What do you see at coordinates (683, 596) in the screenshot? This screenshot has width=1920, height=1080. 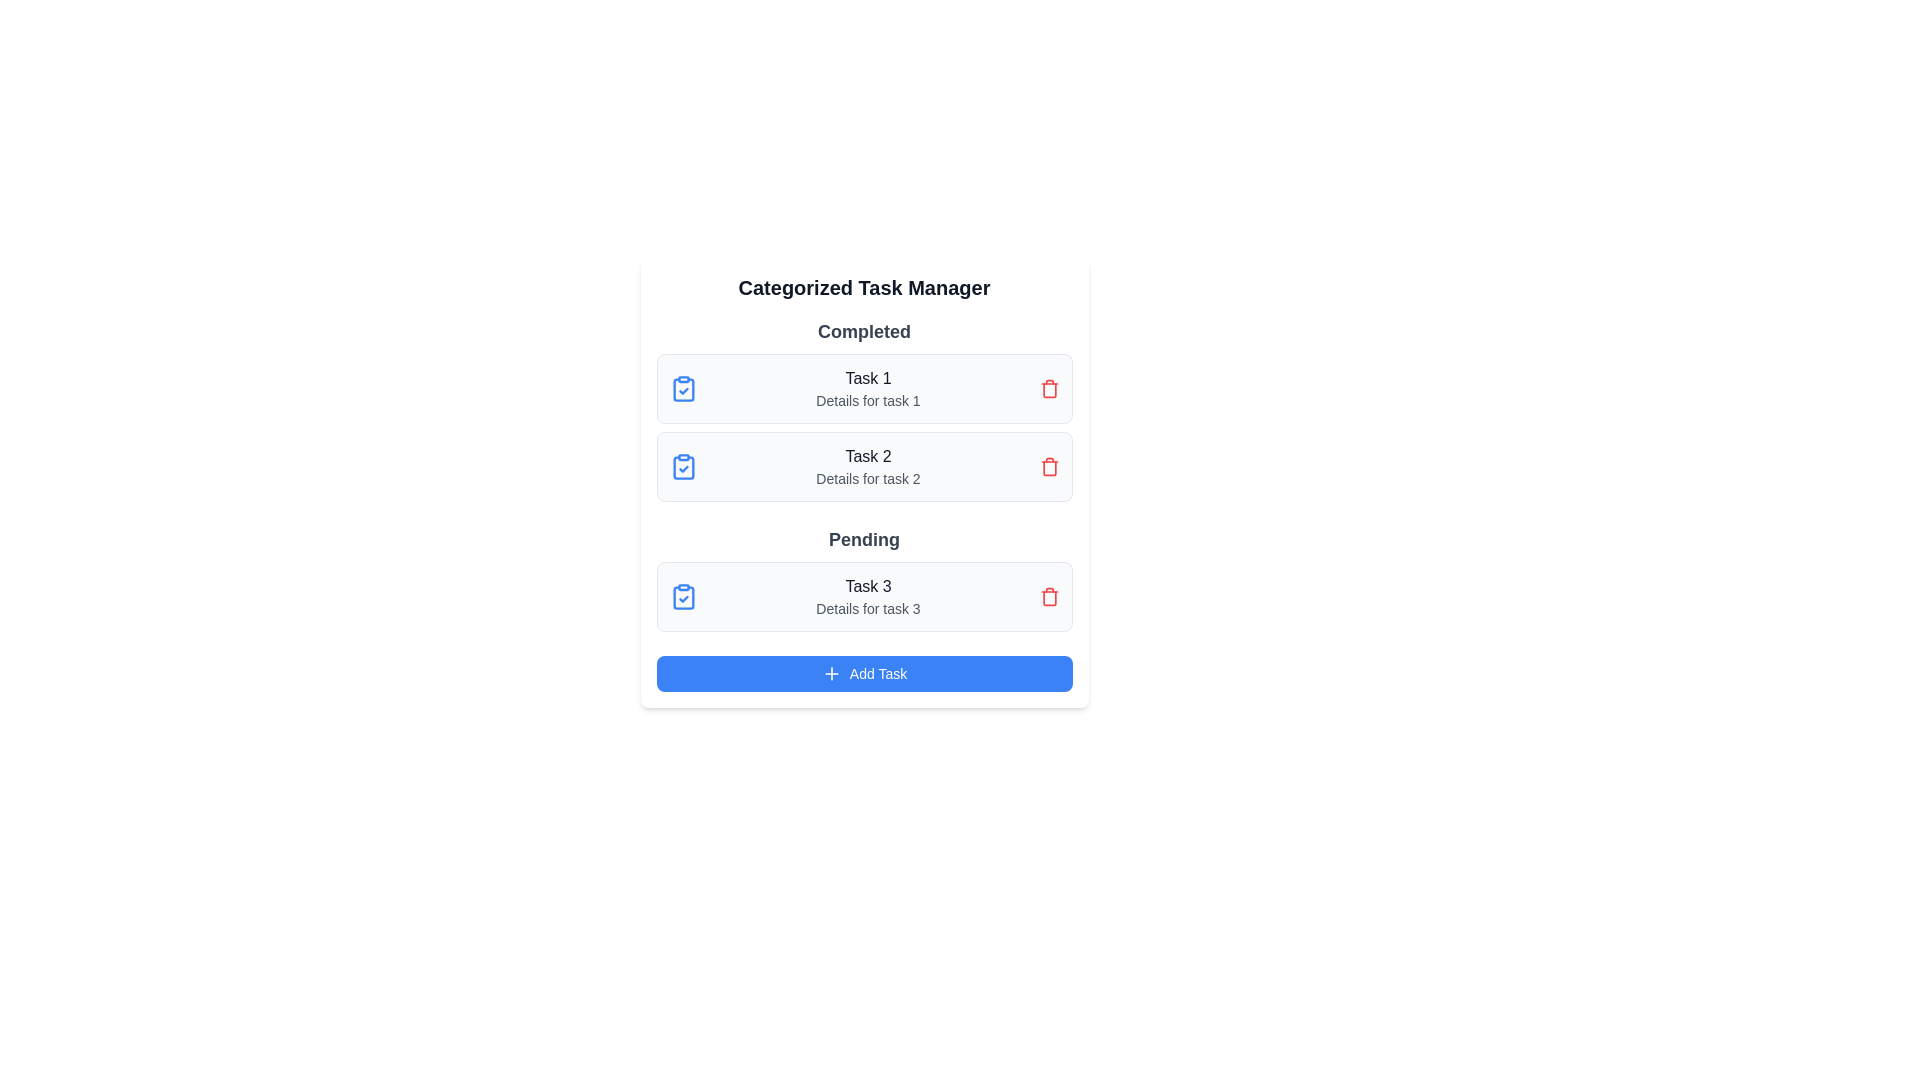 I see `the check icon for task Task 3 to mark it as completed or inspected` at bounding box center [683, 596].